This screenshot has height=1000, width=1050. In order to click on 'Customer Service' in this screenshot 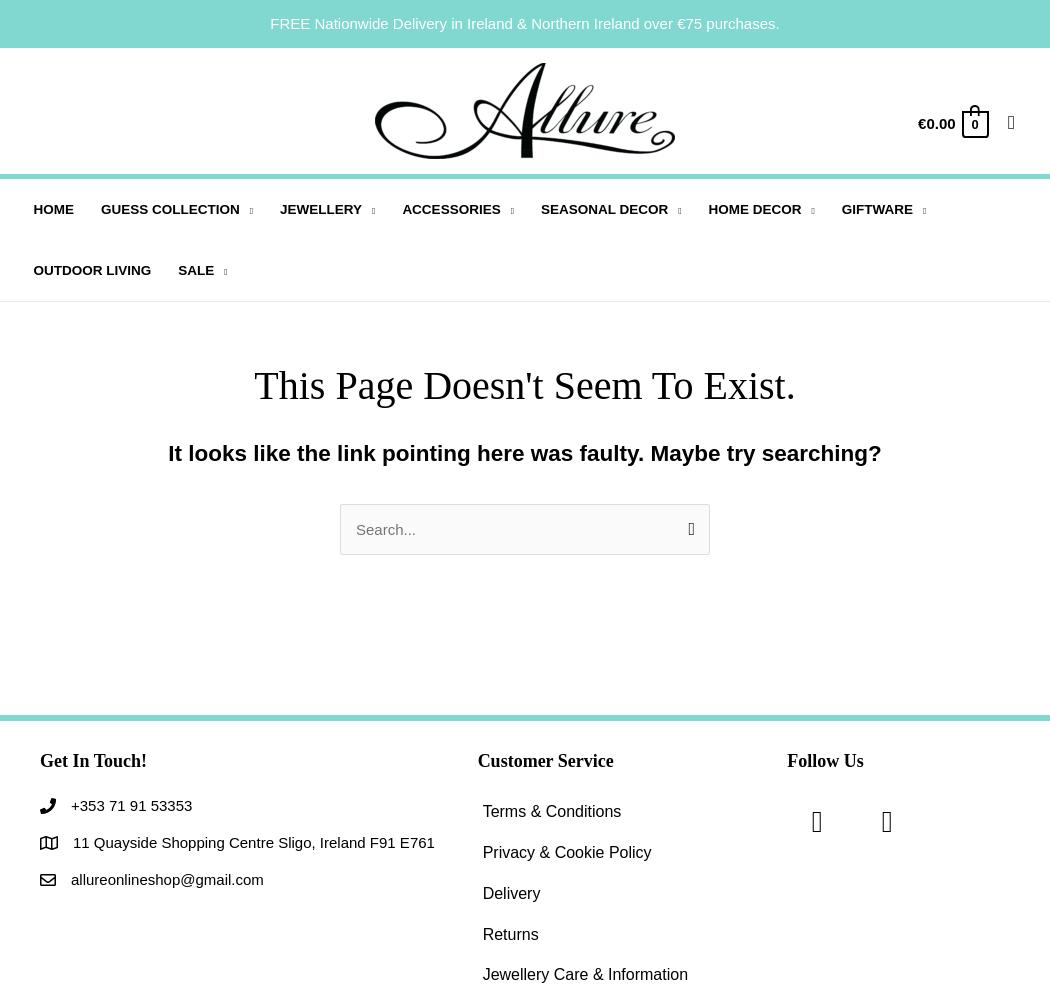, I will do `click(544, 760)`.